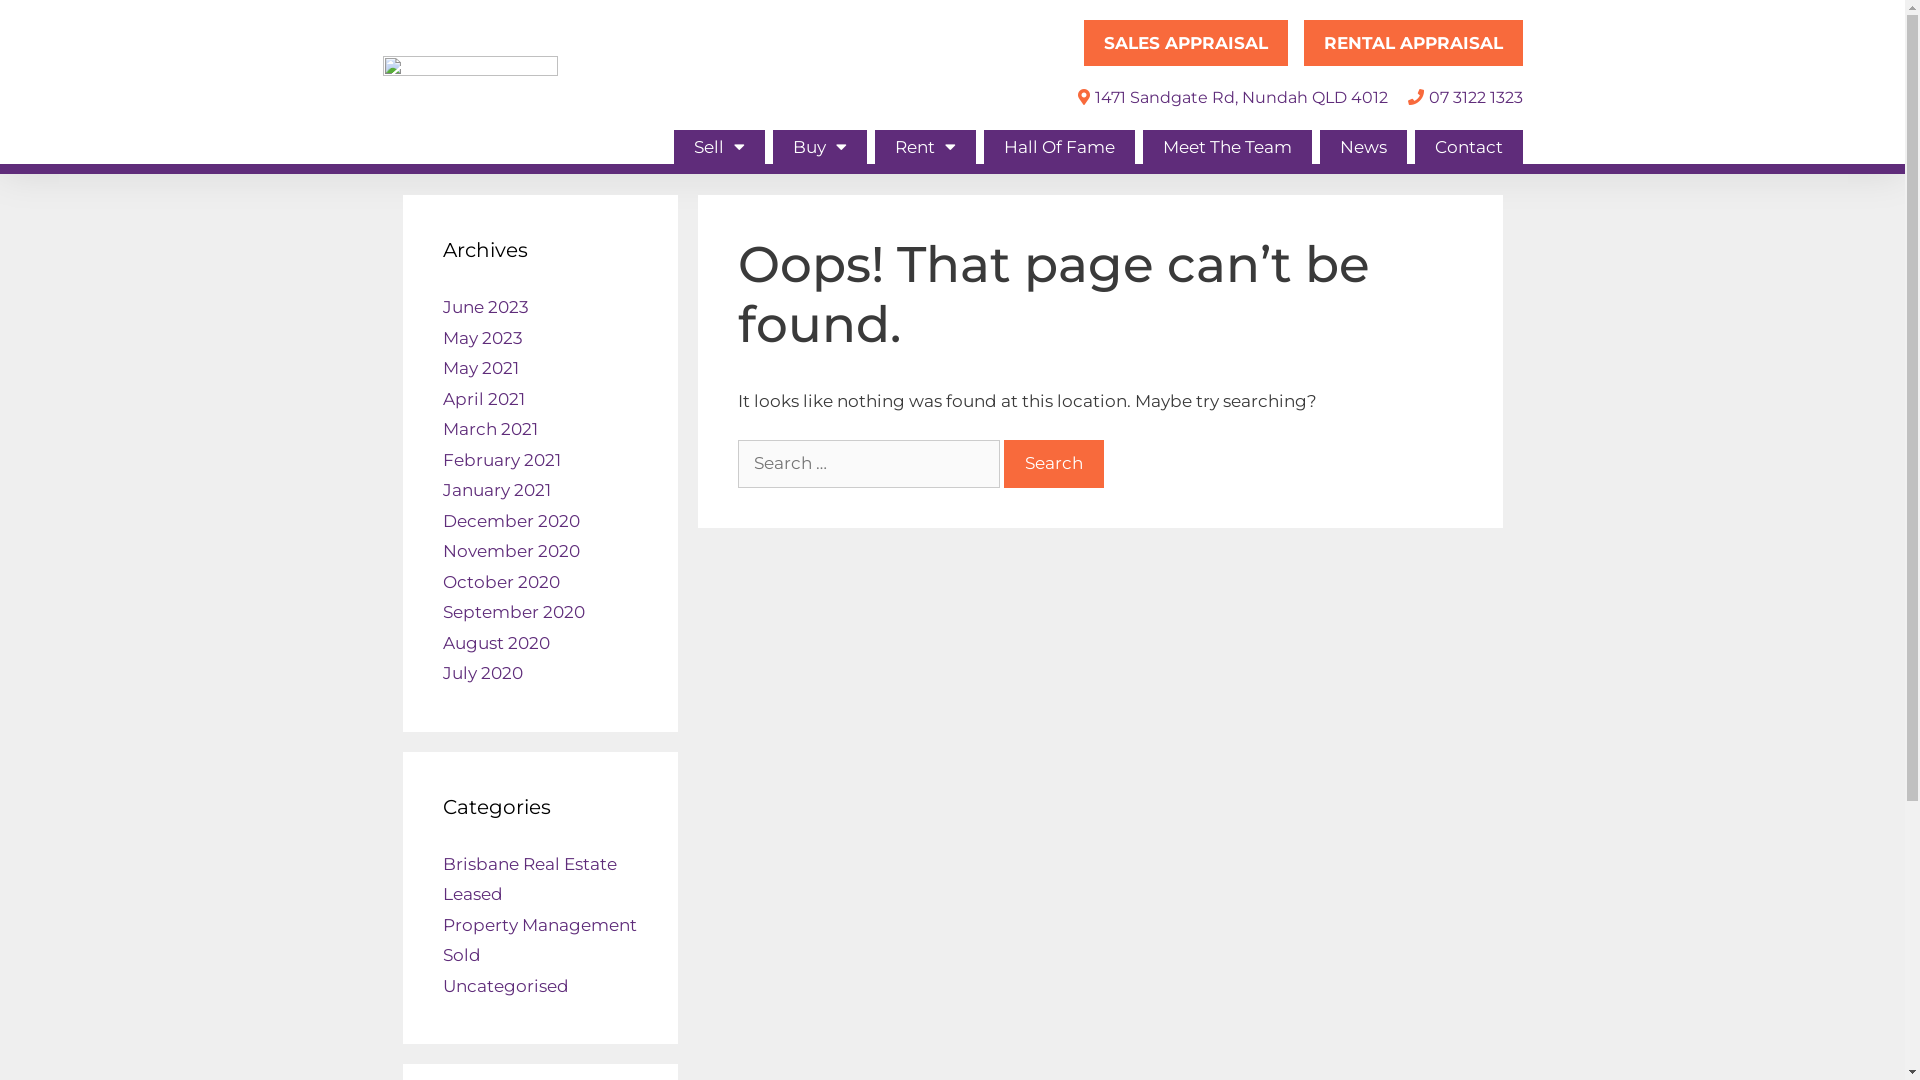 Image resolution: width=1920 pixels, height=1080 pixels. What do you see at coordinates (440, 427) in the screenshot?
I see `'March 2021'` at bounding box center [440, 427].